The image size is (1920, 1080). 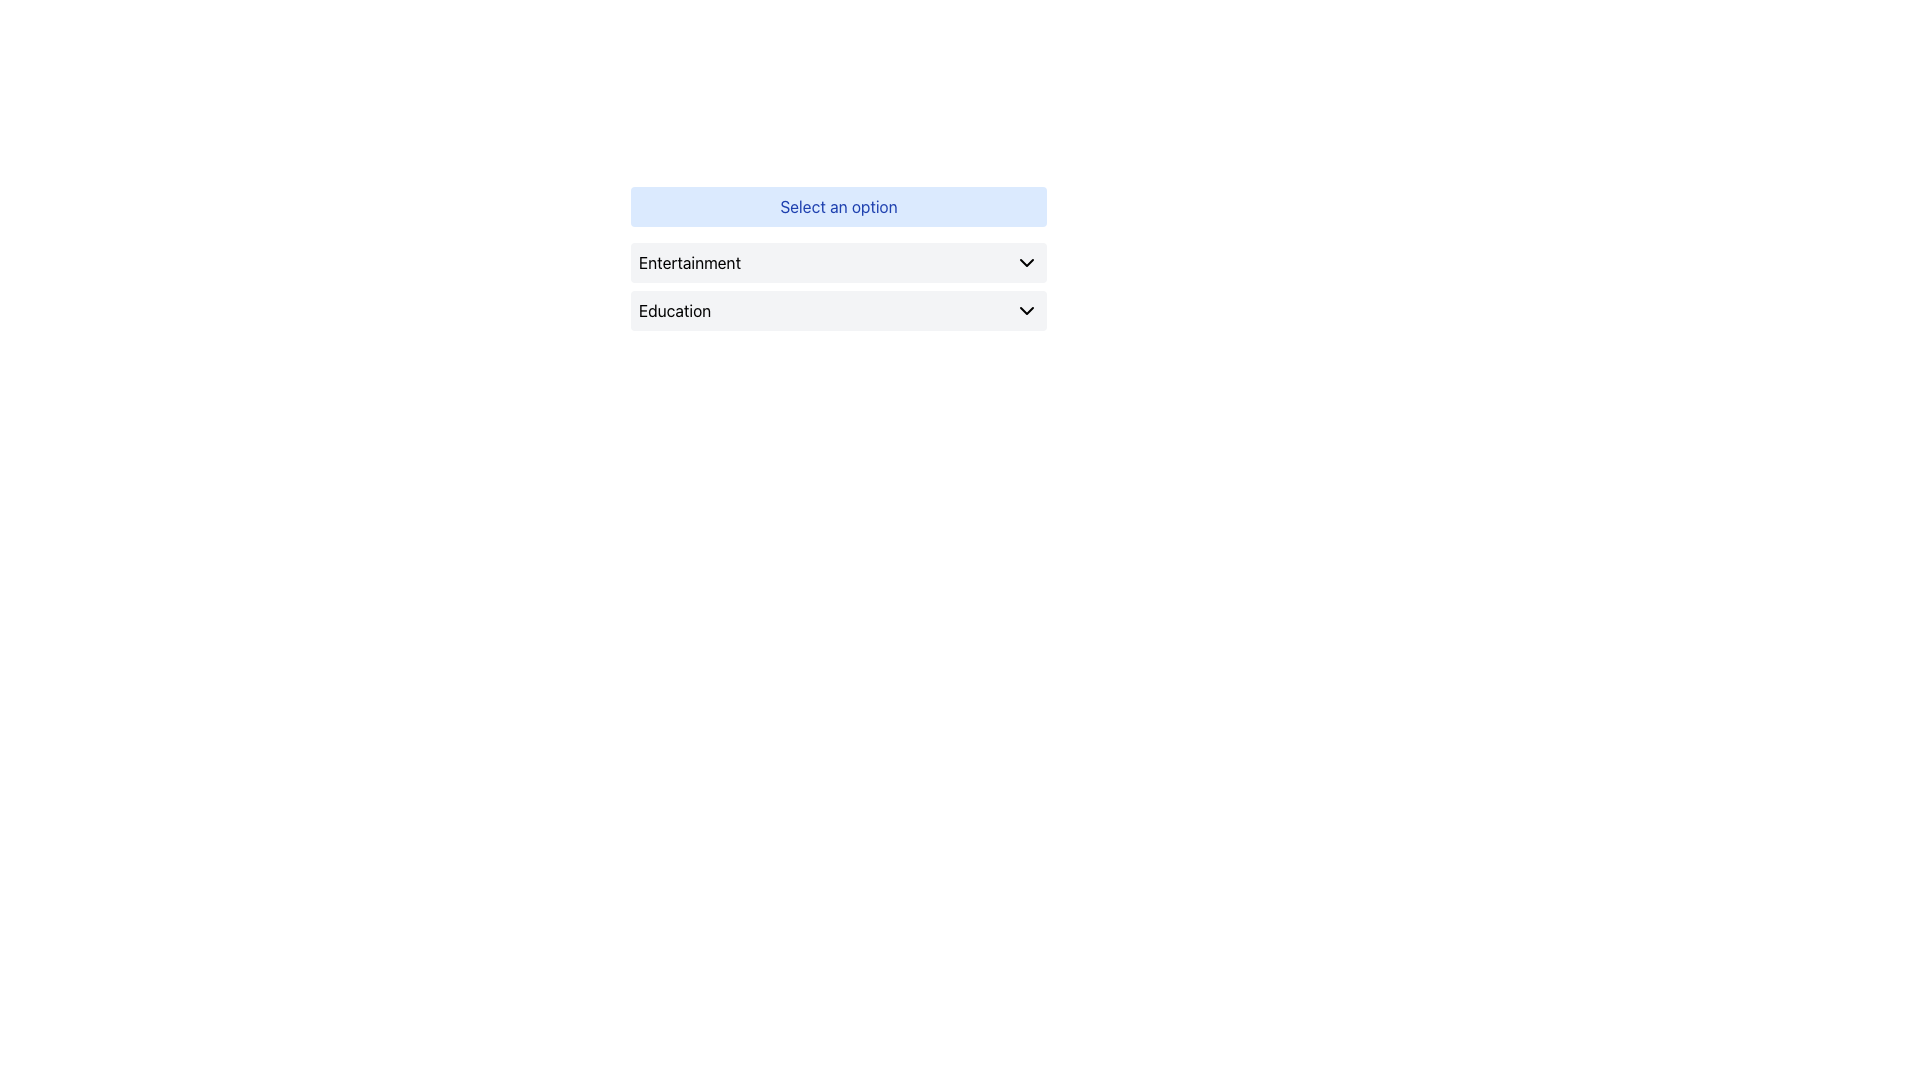 What do you see at coordinates (839, 261) in the screenshot?
I see `the first selectable list item labeled 'Entertainment'` at bounding box center [839, 261].